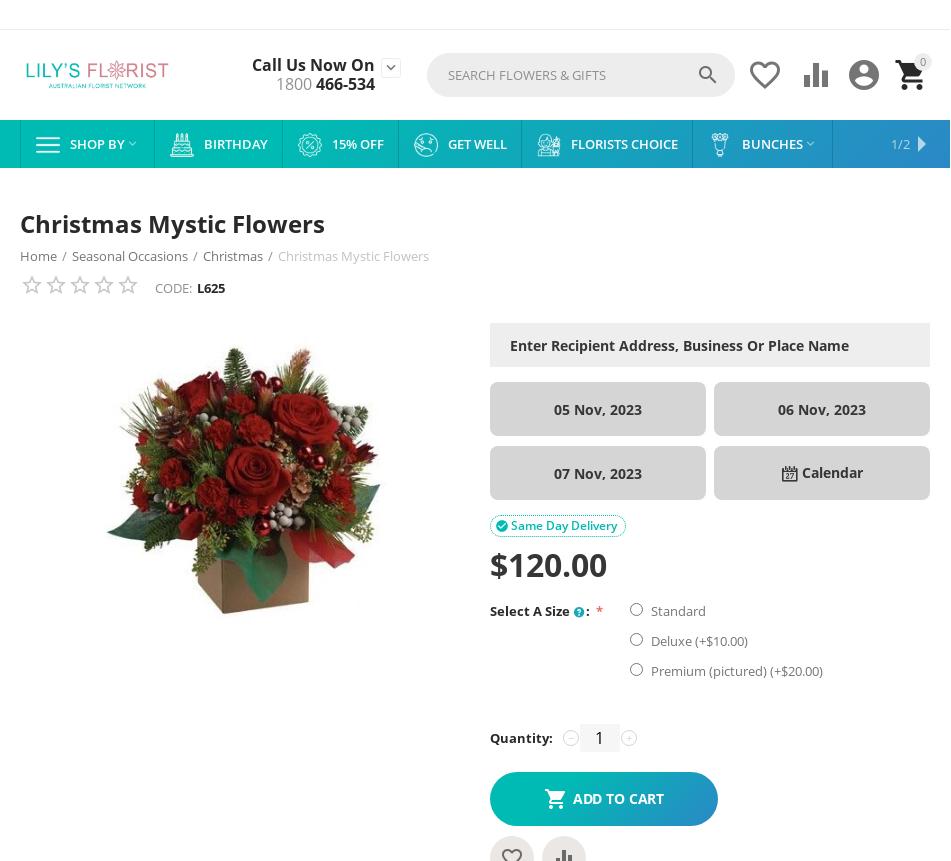 The width and height of the screenshot is (951, 861). What do you see at coordinates (343, 83) in the screenshot?
I see `'466-534'` at bounding box center [343, 83].